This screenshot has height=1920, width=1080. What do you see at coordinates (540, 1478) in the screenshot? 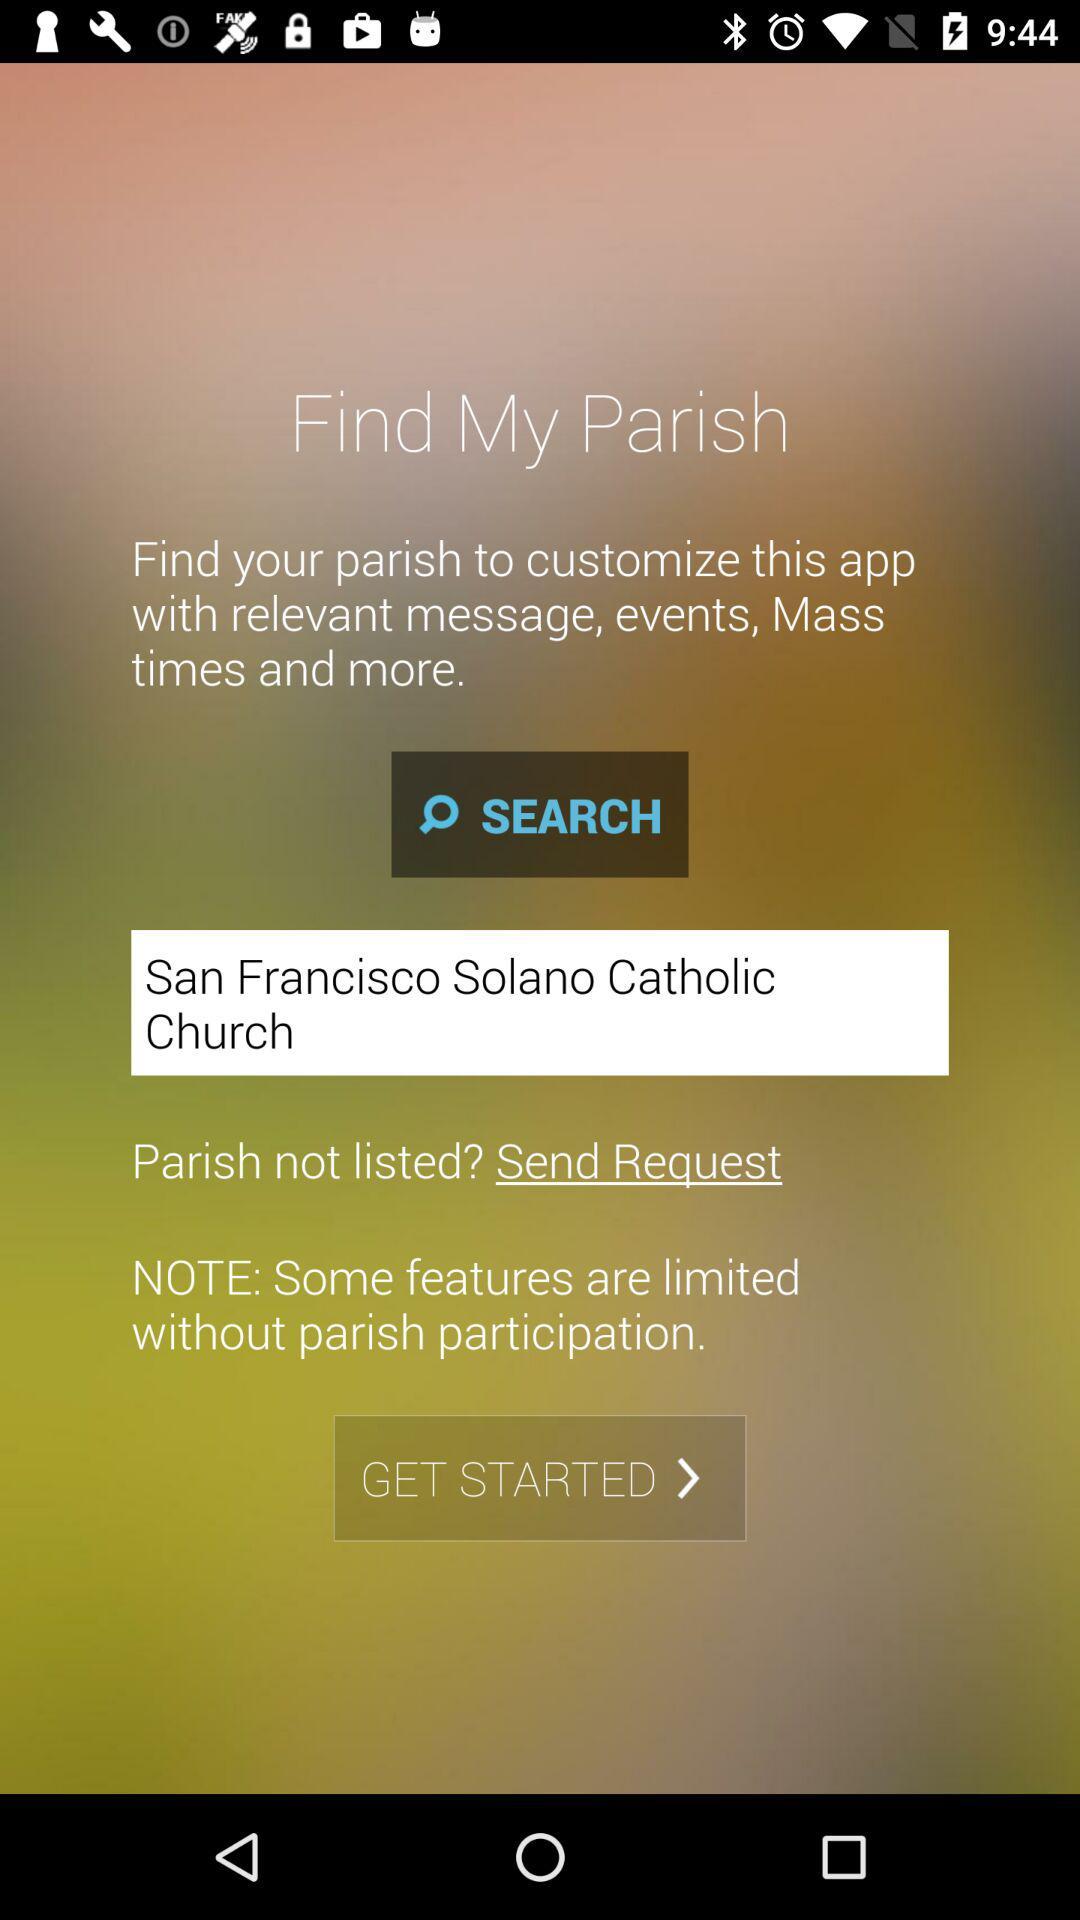
I see `get started item` at bounding box center [540, 1478].